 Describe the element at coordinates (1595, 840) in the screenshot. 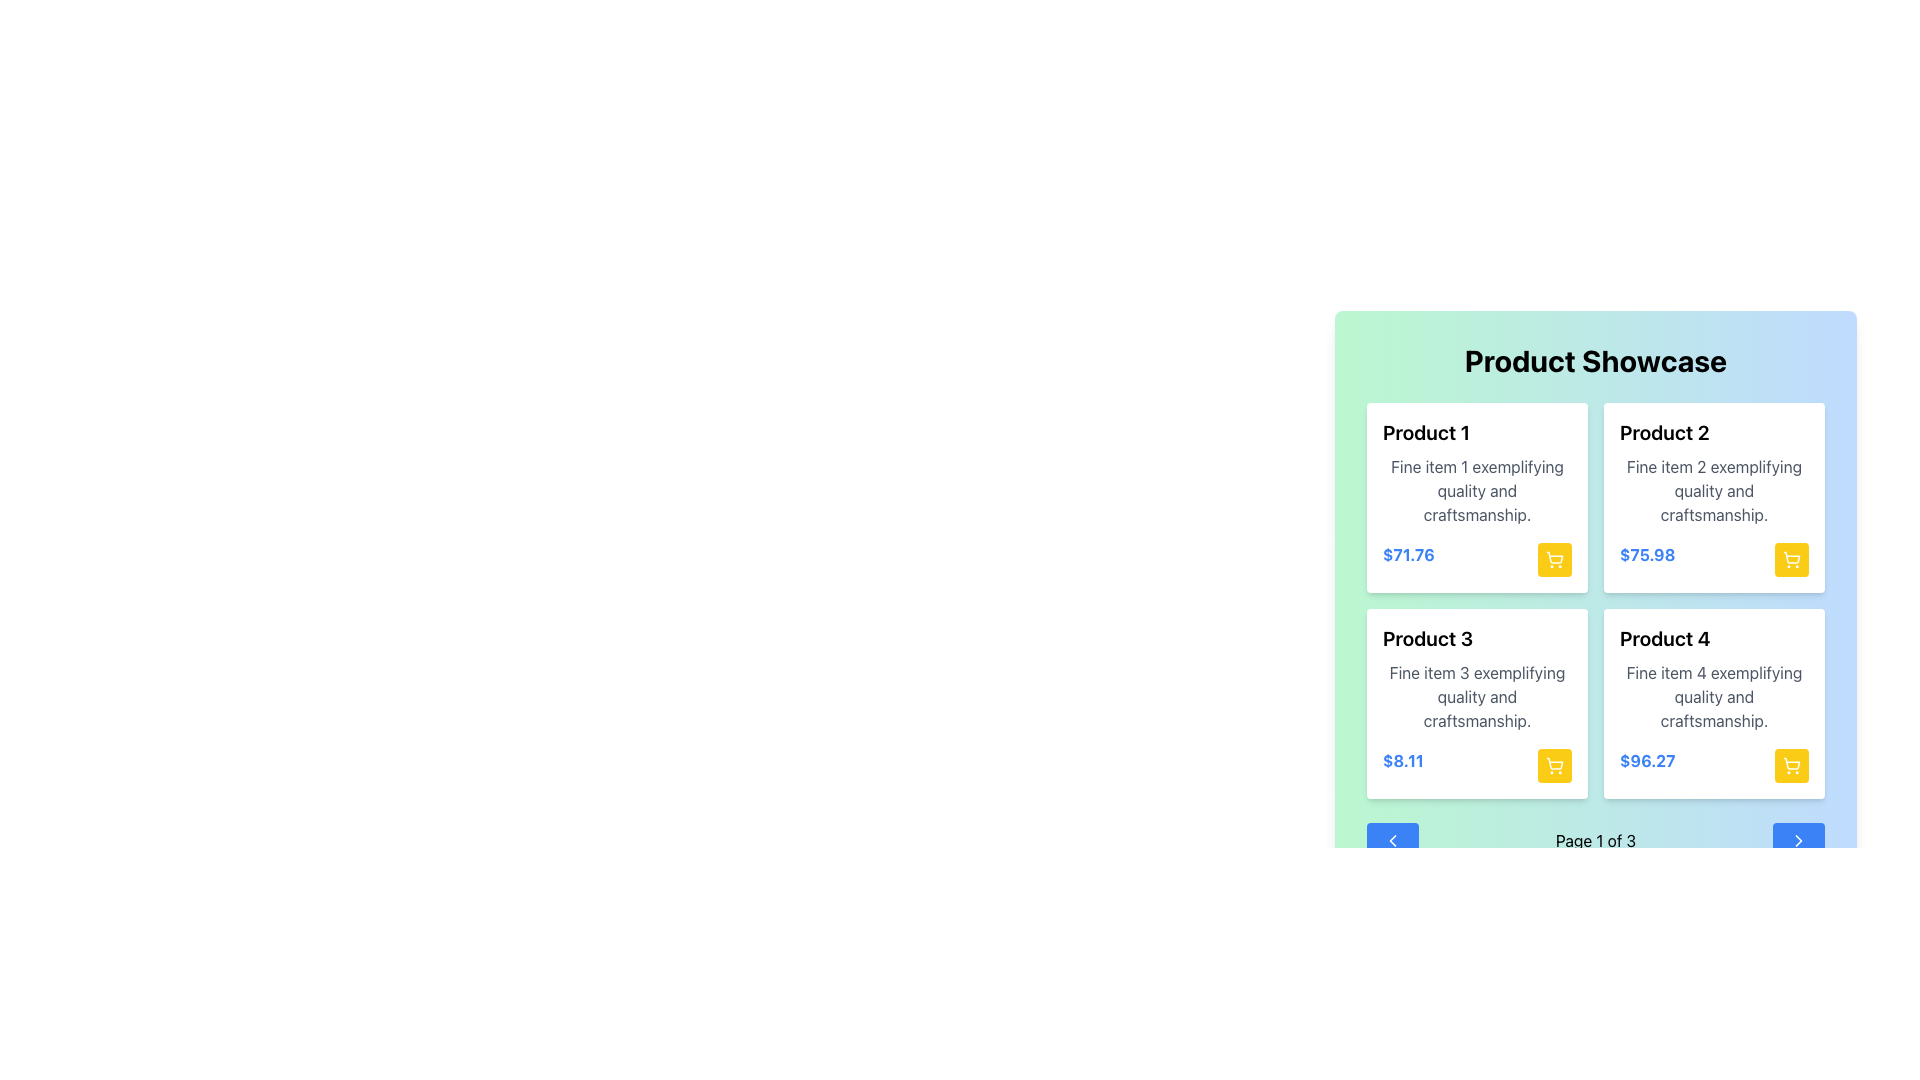

I see `the text display element that shows 'Page 1 of 3', which is centrally positioned at the bottom of the card layout interface` at that location.